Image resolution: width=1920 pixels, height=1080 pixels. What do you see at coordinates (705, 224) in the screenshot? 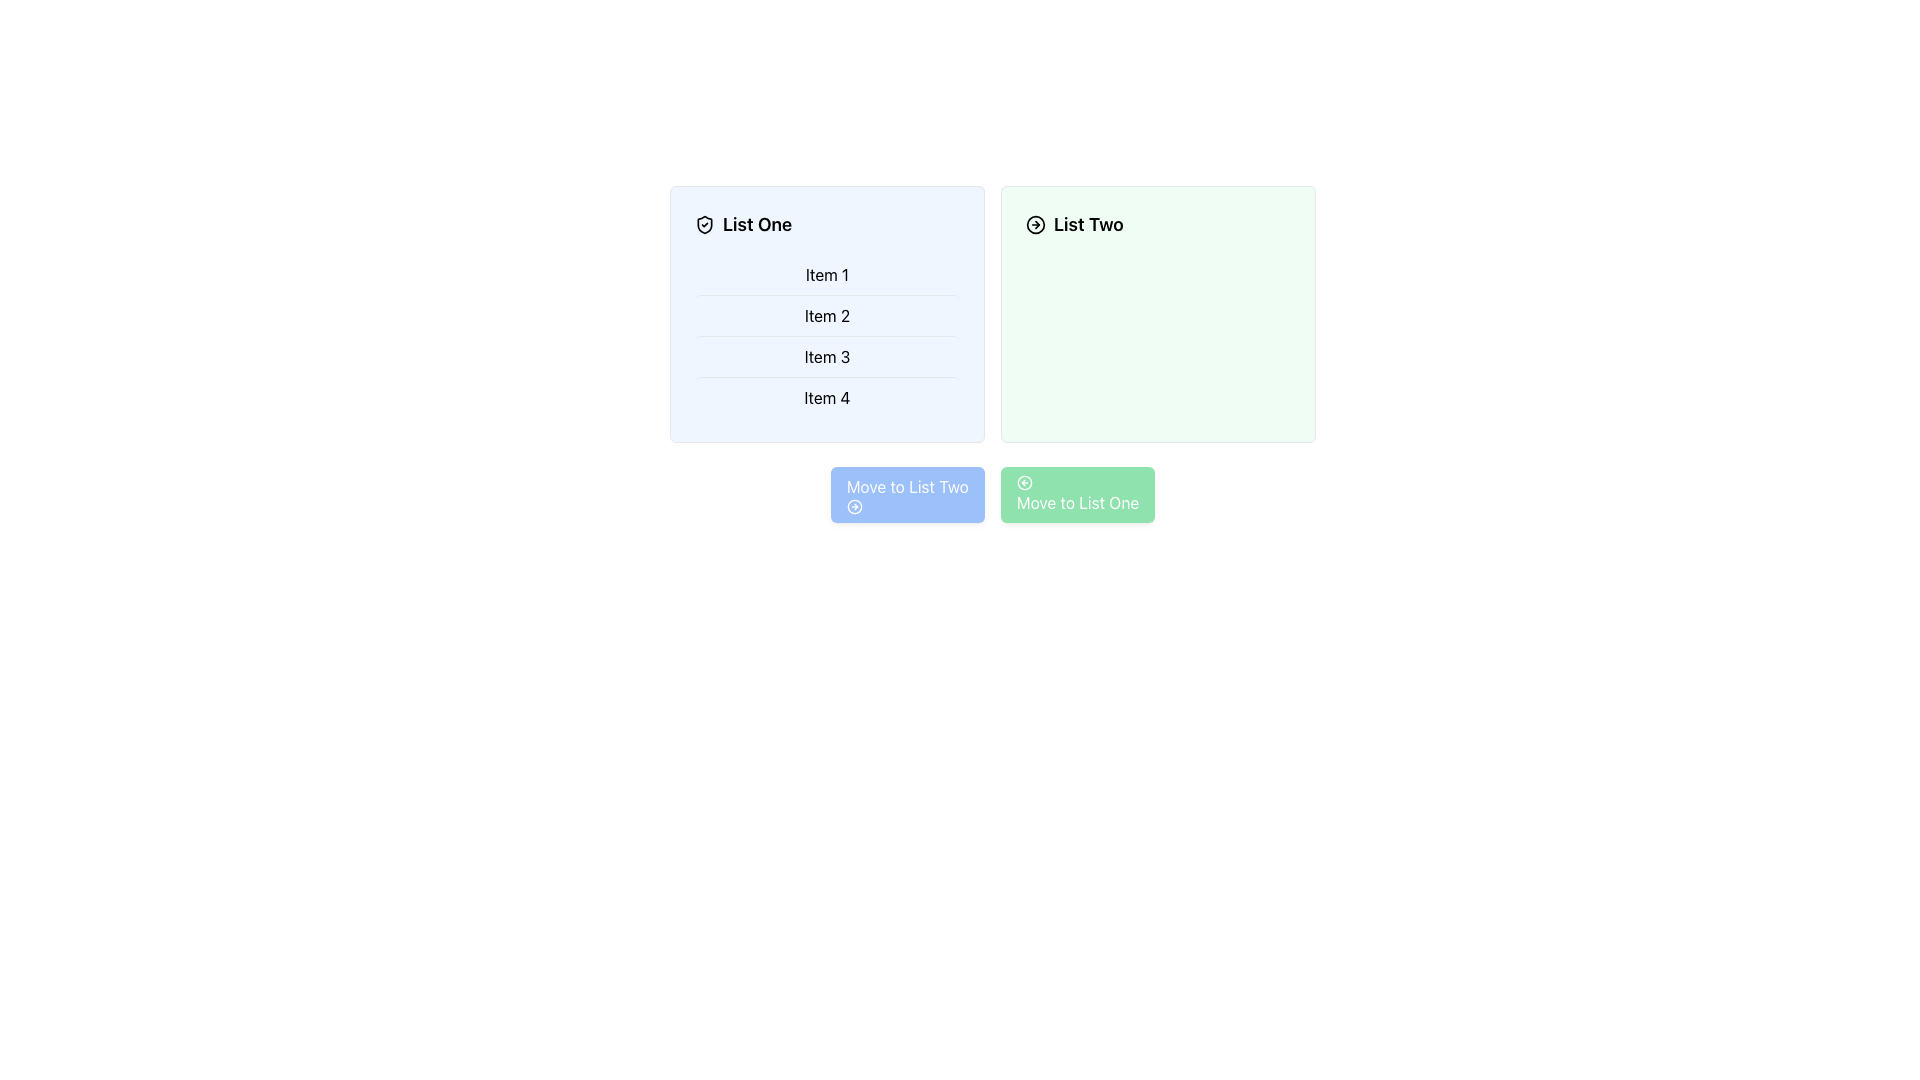
I see `the security or verification icon located in the header section of the 'List One' panel, positioned to the left of the 'List One' label` at bounding box center [705, 224].